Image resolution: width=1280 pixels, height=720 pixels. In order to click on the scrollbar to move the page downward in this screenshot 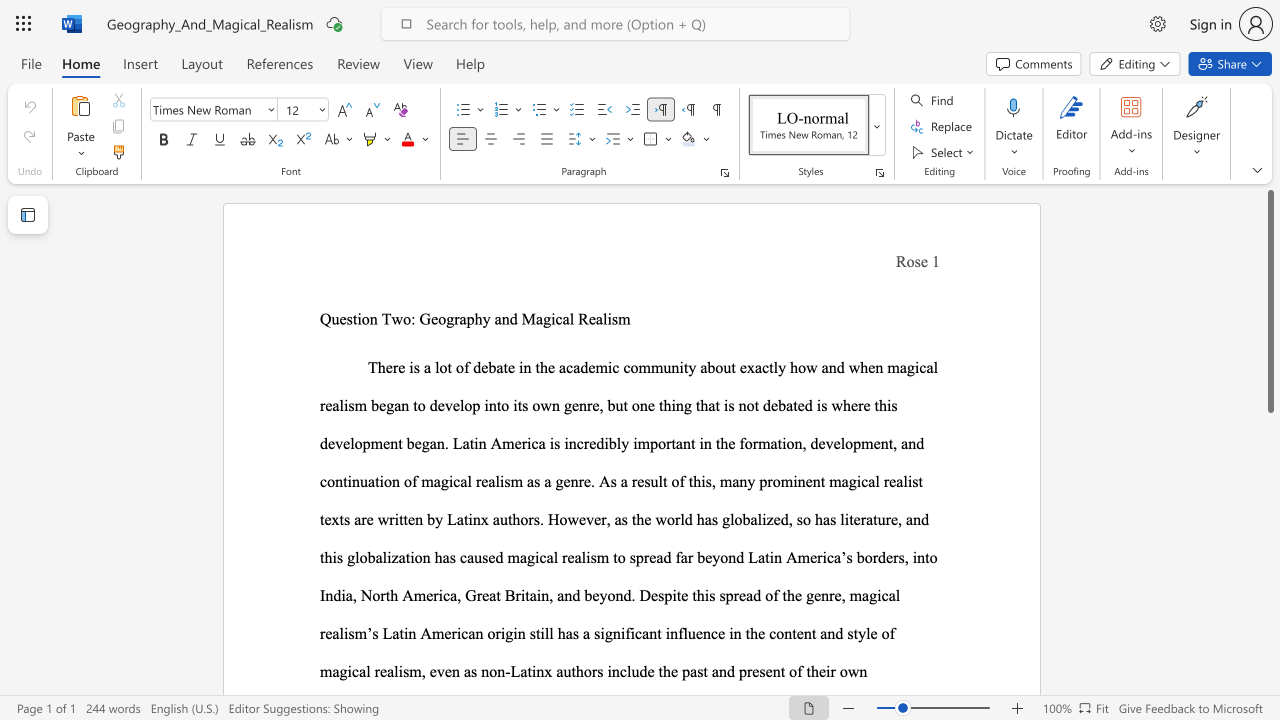, I will do `click(1269, 670)`.